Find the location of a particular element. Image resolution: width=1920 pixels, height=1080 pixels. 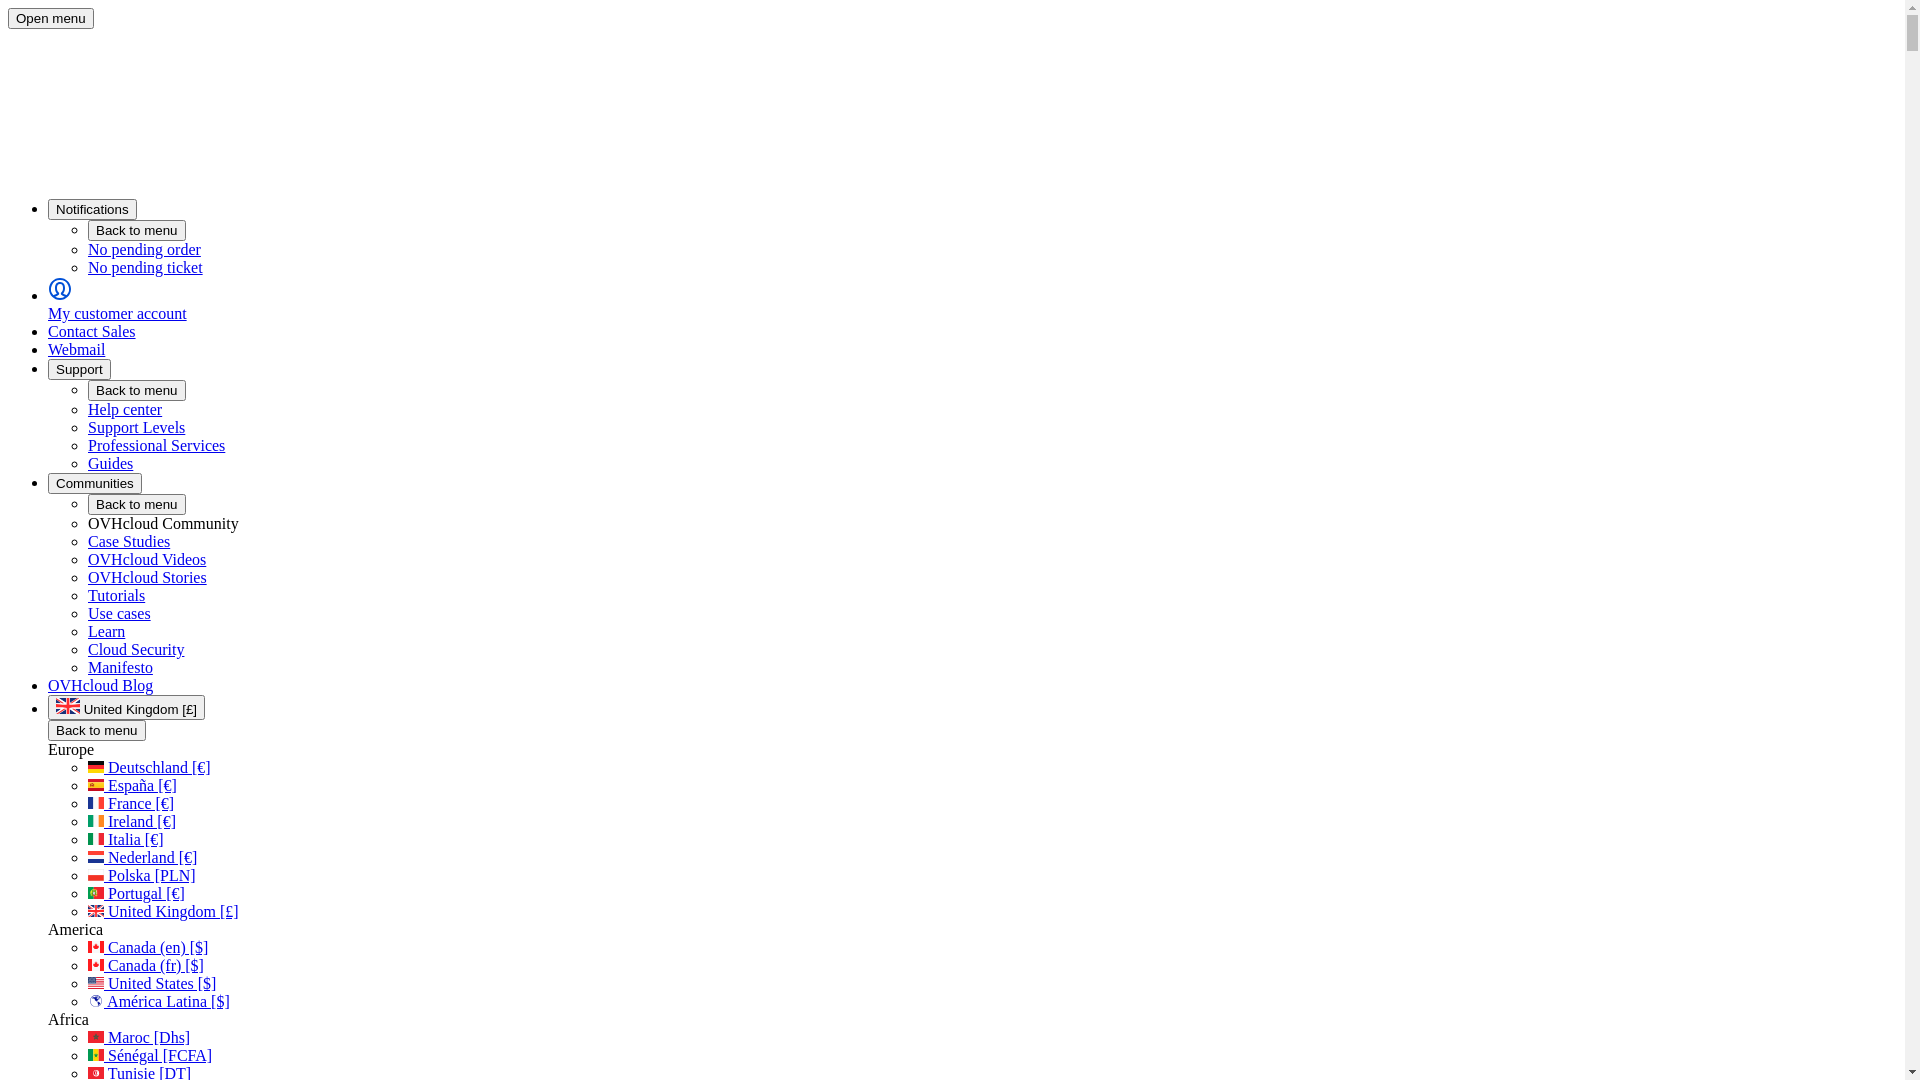

'Professional Services' is located at coordinates (155, 444).